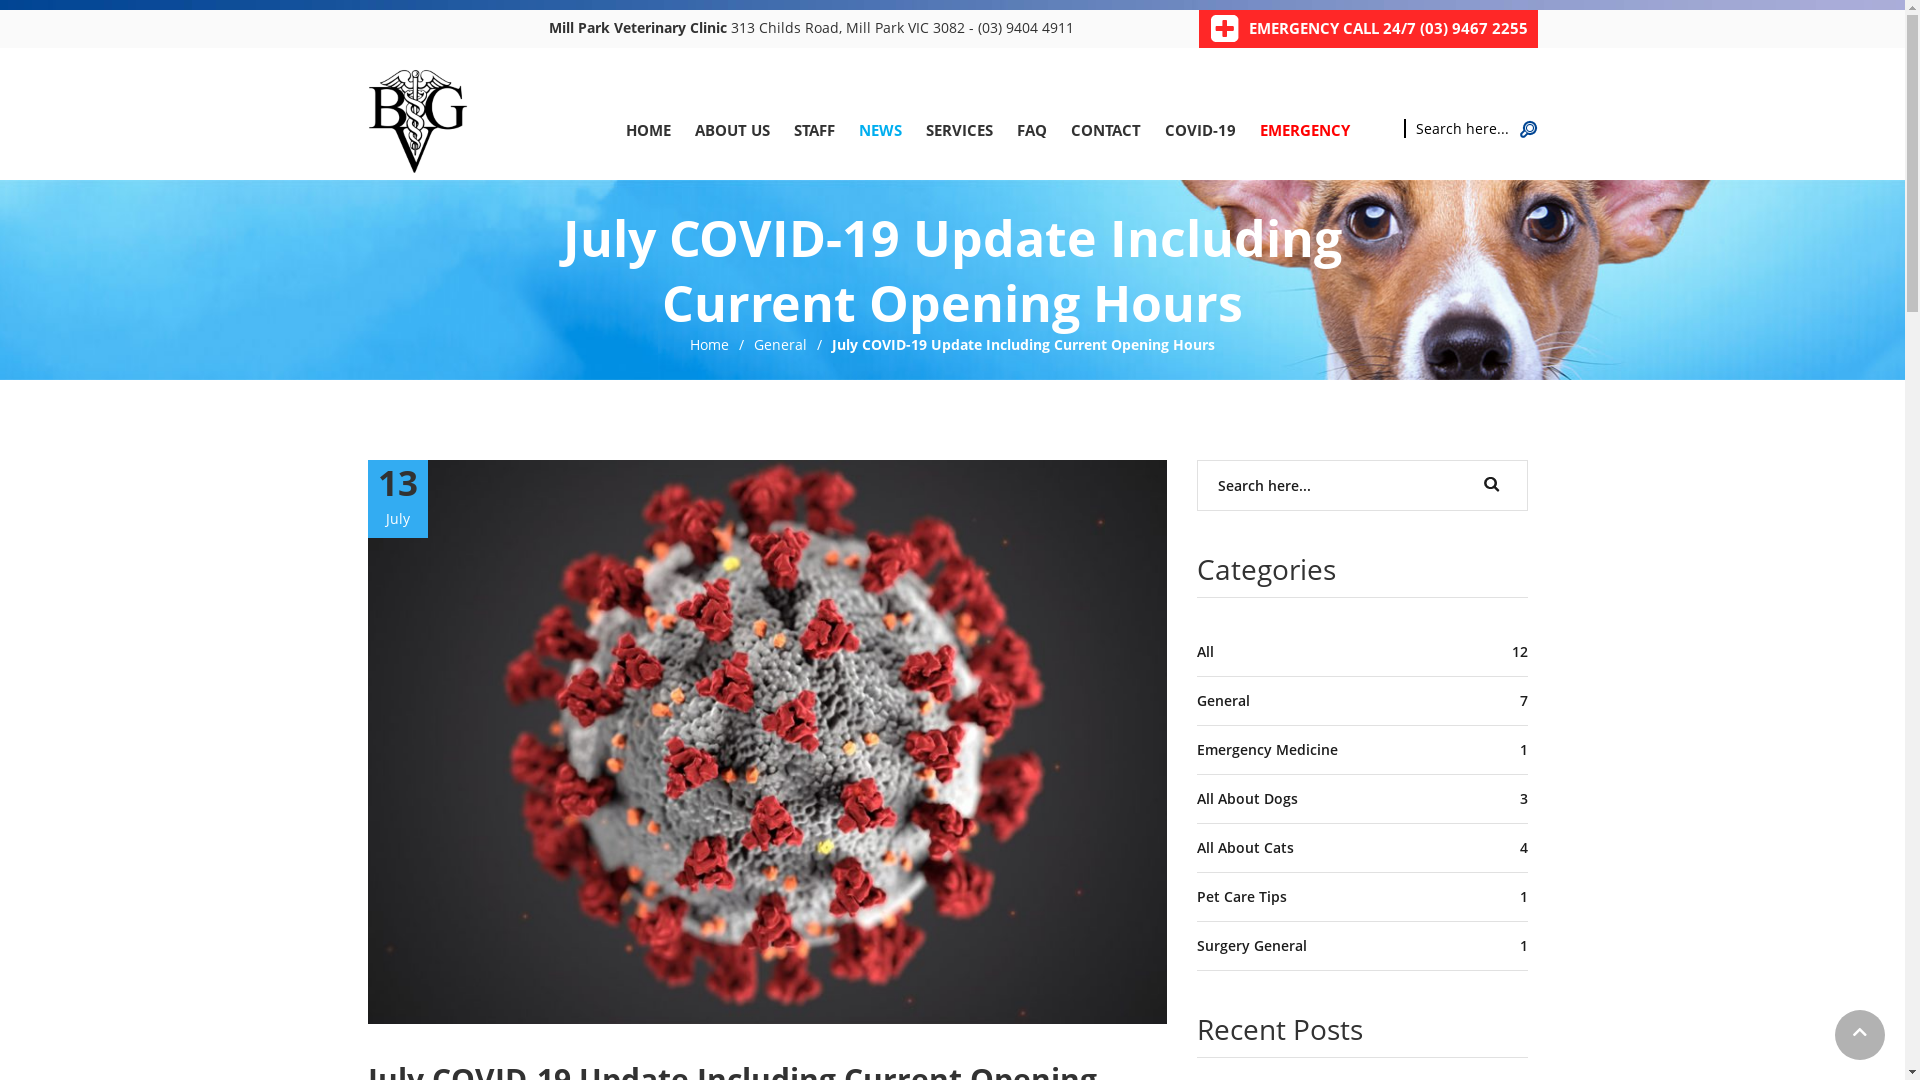  Describe the element at coordinates (1360, 945) in the screenshot. I see `'Surgery General` at that location.